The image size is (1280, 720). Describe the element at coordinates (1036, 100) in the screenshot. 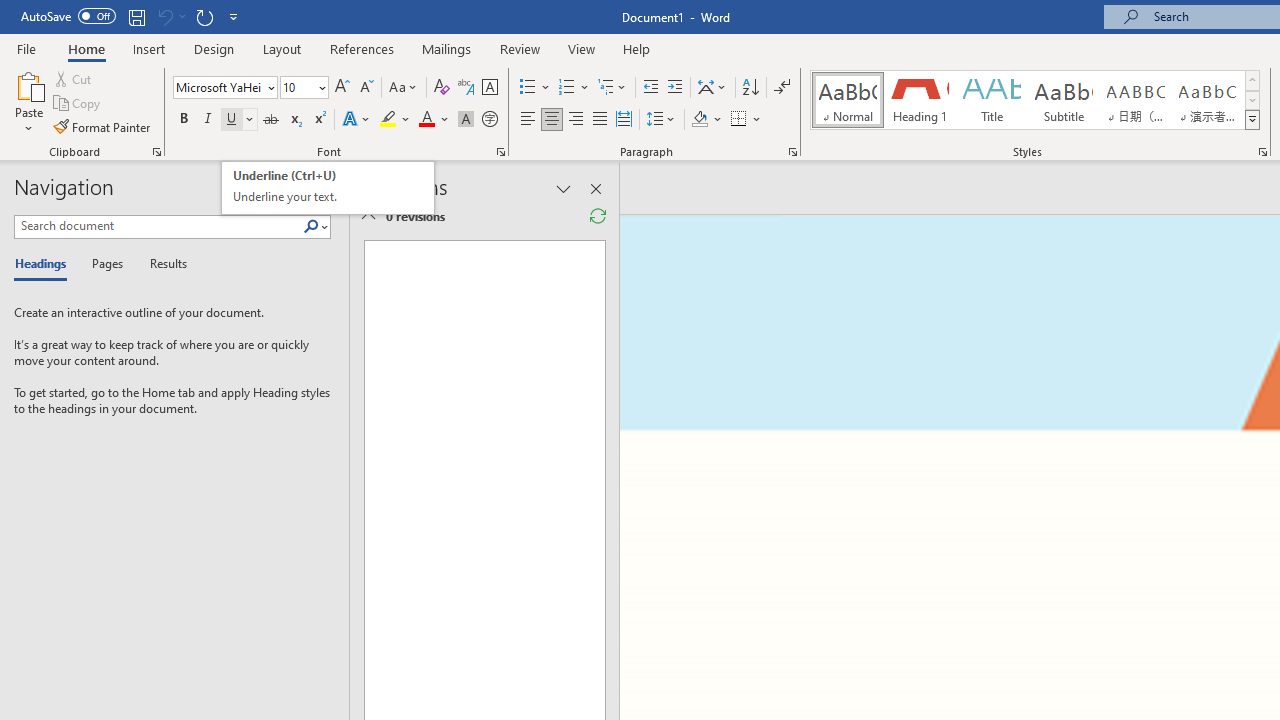

I see `'AutomationID: QuickStylesGallery'` at that location.